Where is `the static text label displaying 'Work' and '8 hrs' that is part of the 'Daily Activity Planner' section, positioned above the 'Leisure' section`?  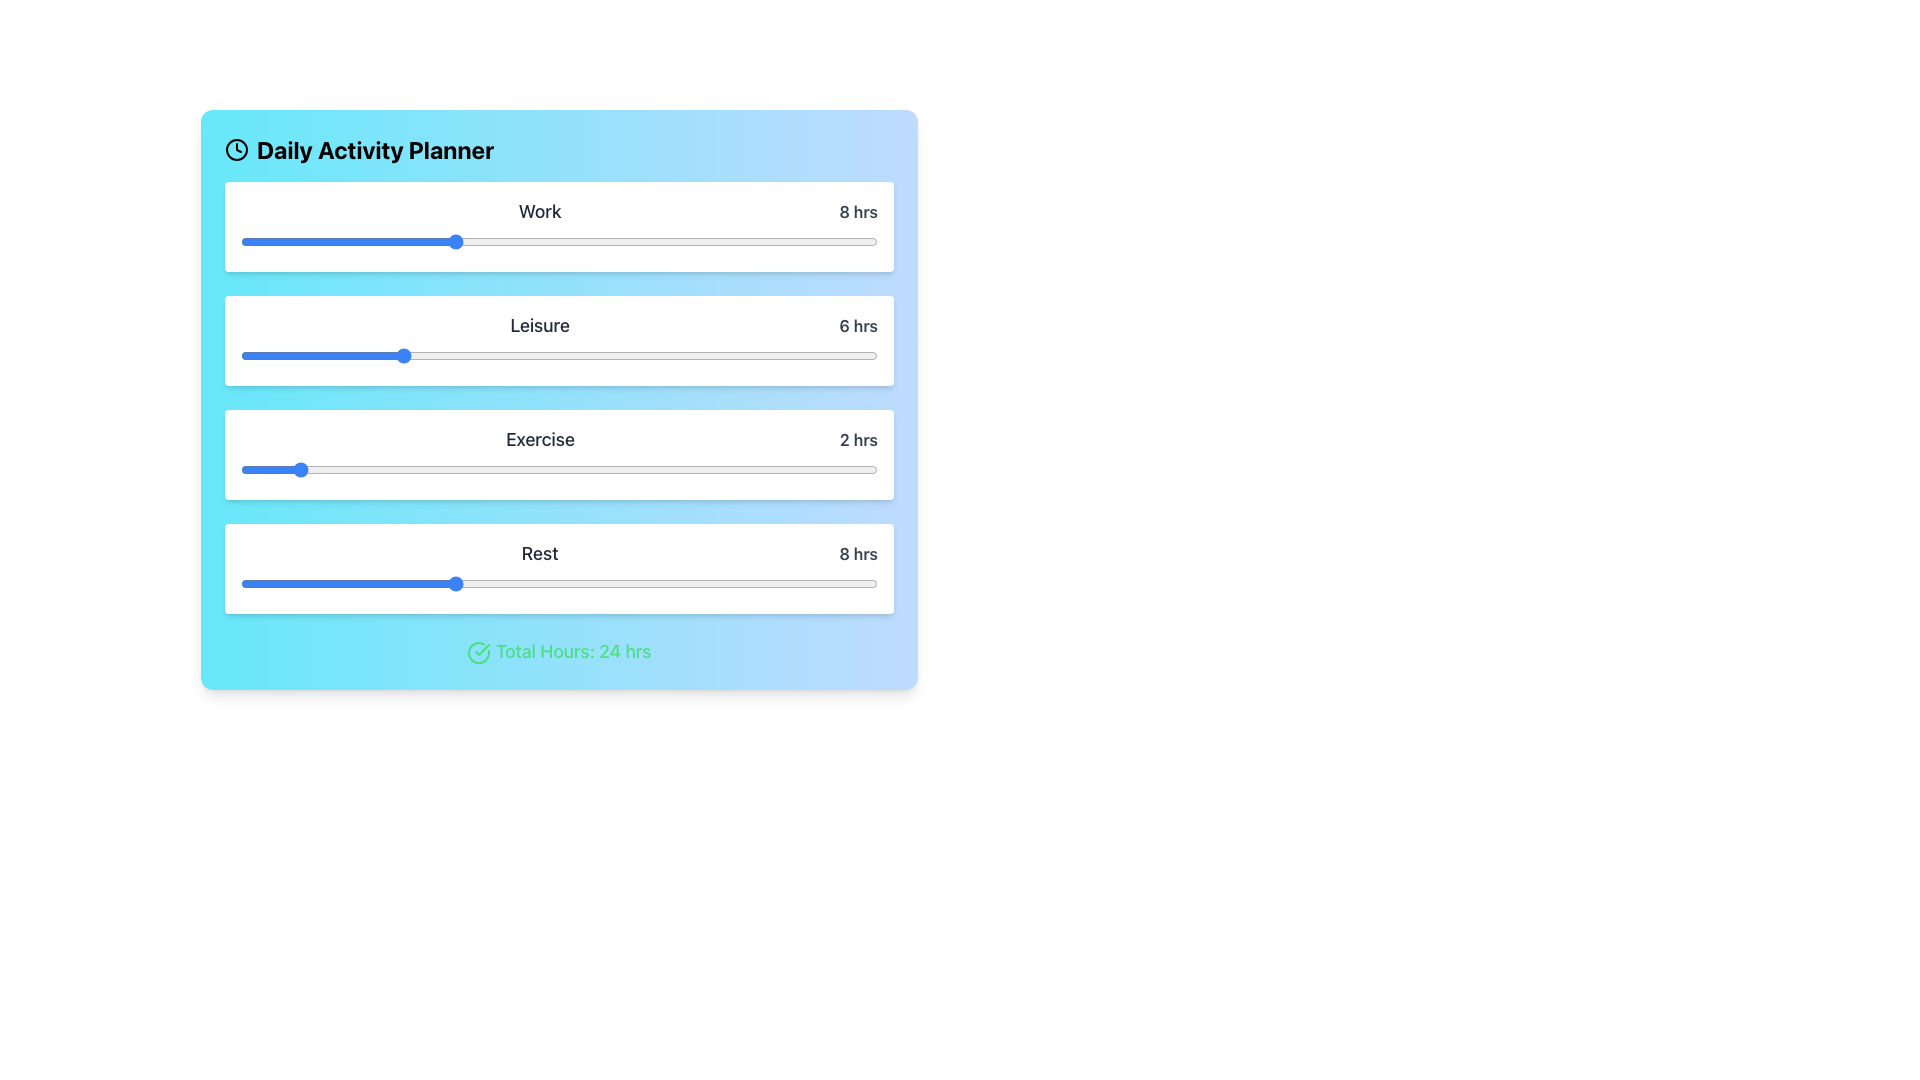 the static text label displaying 'Work' and '8 hrs' that is part of the 'Daily Activity Planner' section, positioned above the 'Leisure' section is located at coordinates (559, 212).